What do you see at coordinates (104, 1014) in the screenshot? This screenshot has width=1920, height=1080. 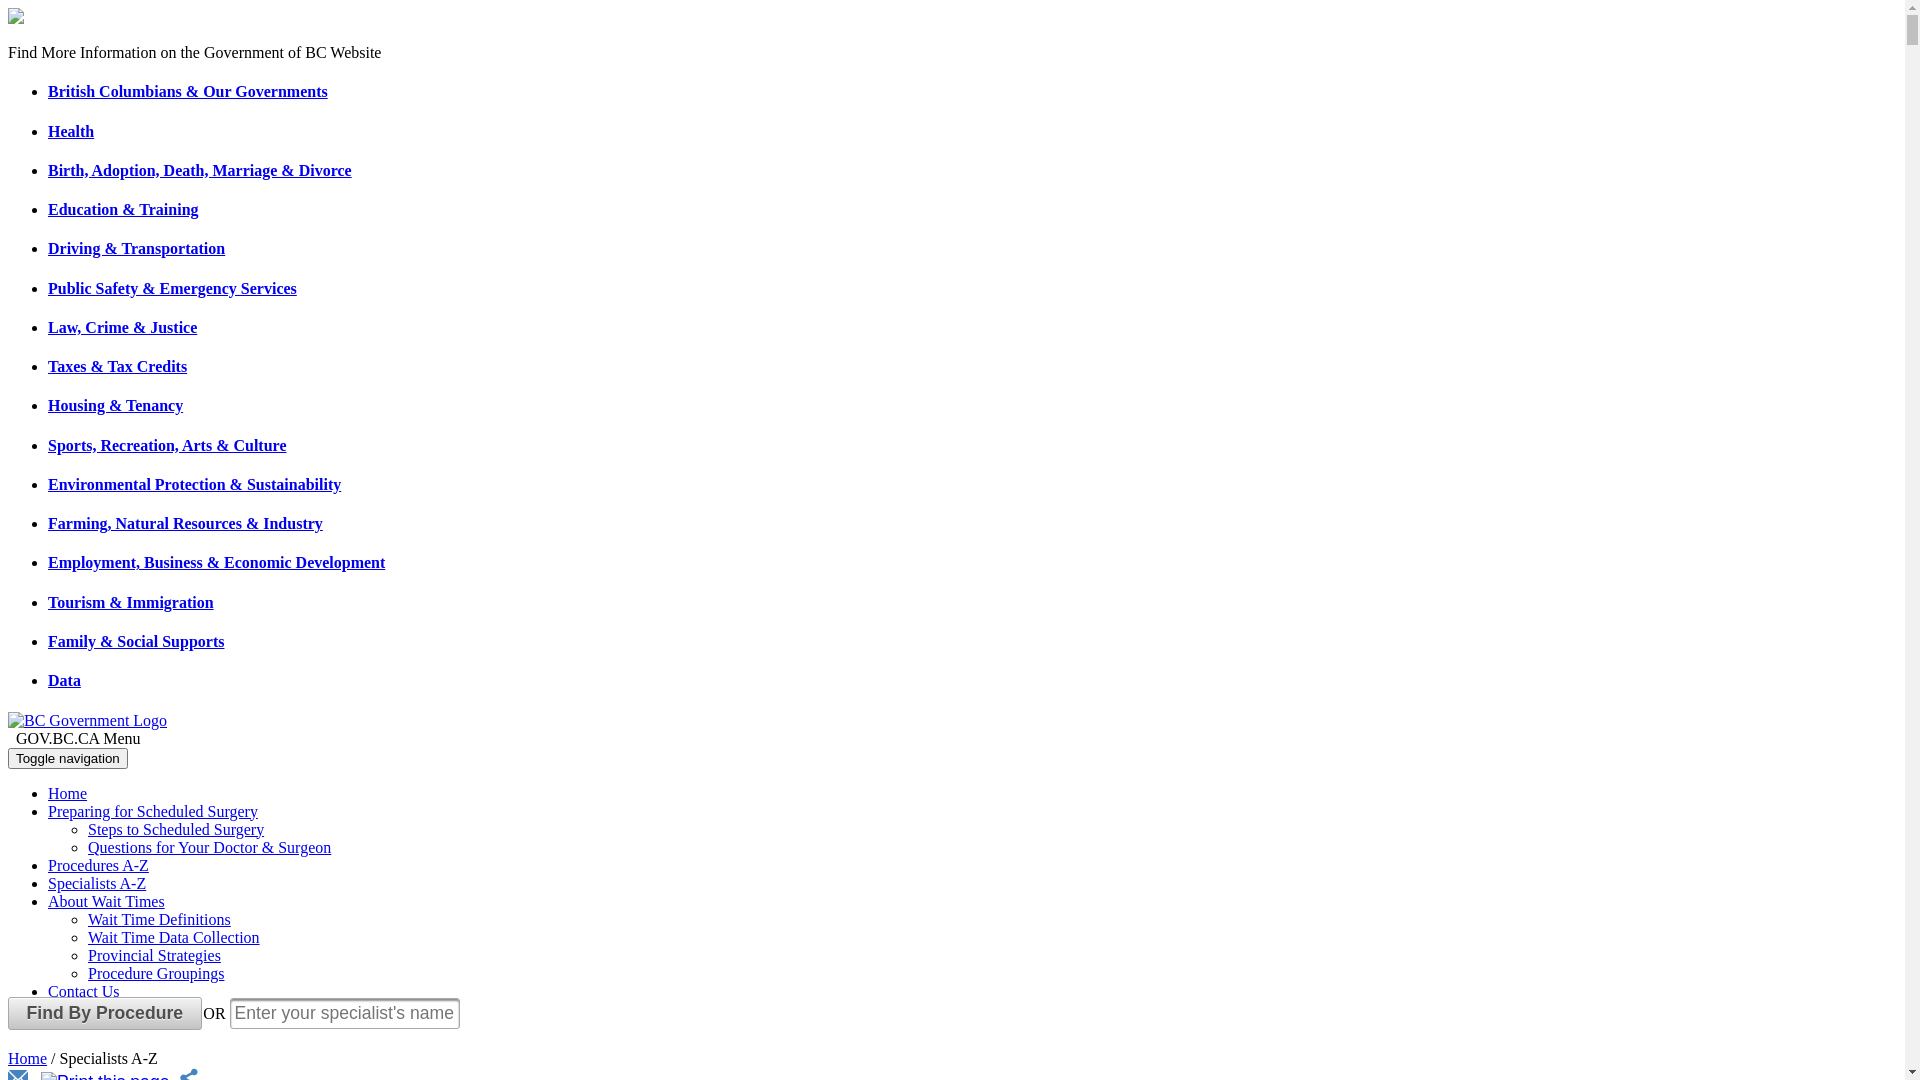 I see `'Find By Procedure'` at bounding box center [104, 1014].